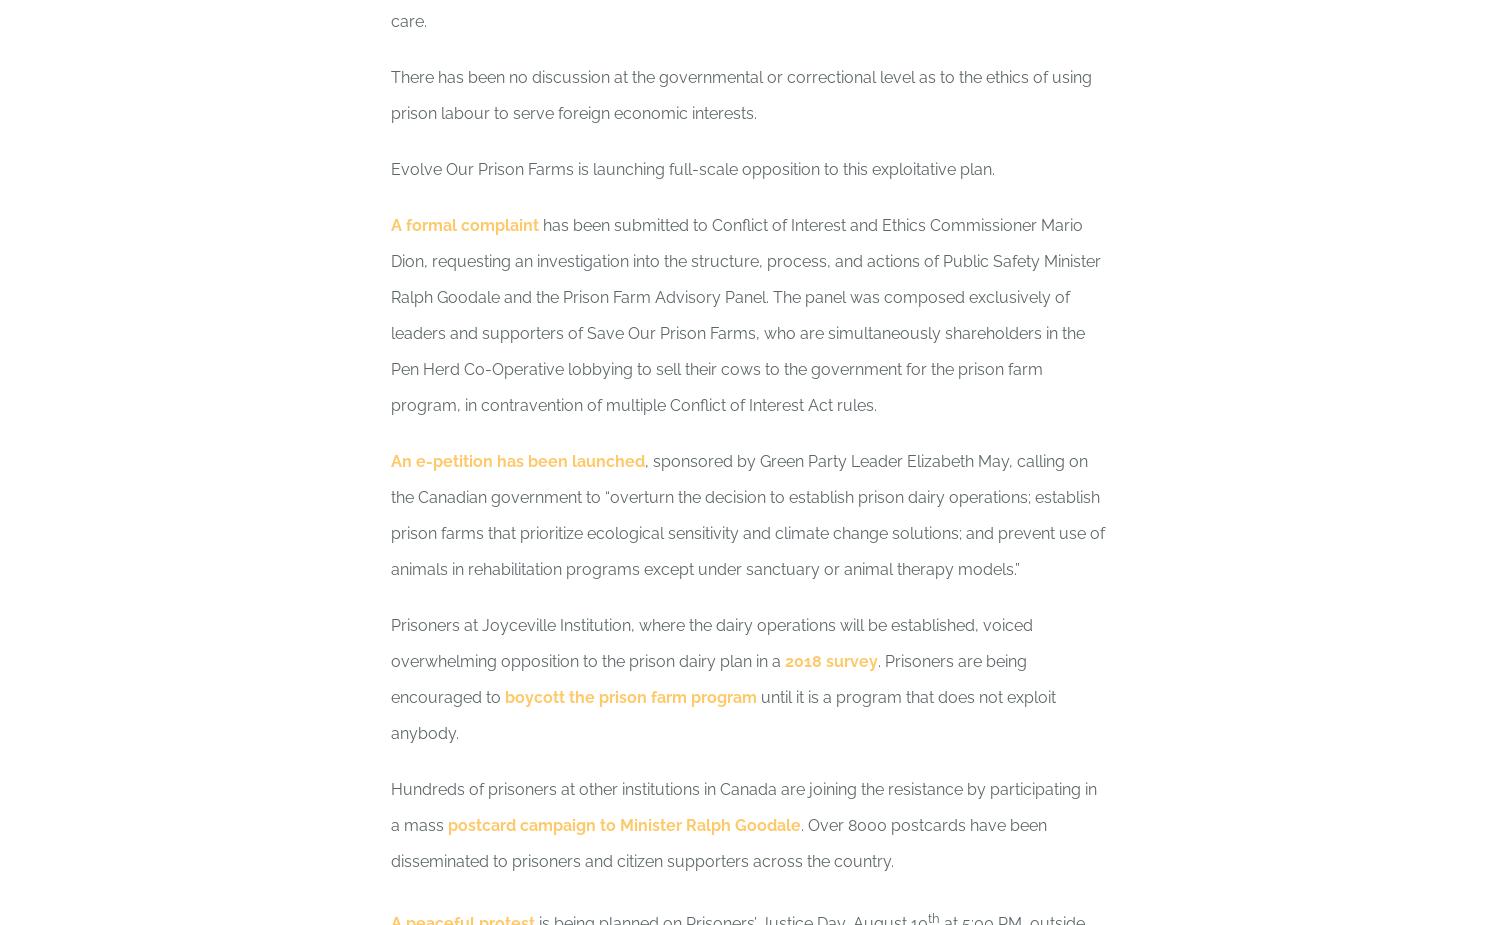 The image size is (1500, 925). What do you see at coordinates (623, 825) in the screenshot?
I see `'postcard campaign to Minister Ralph Goodale'` at bounding box center [623, 825].